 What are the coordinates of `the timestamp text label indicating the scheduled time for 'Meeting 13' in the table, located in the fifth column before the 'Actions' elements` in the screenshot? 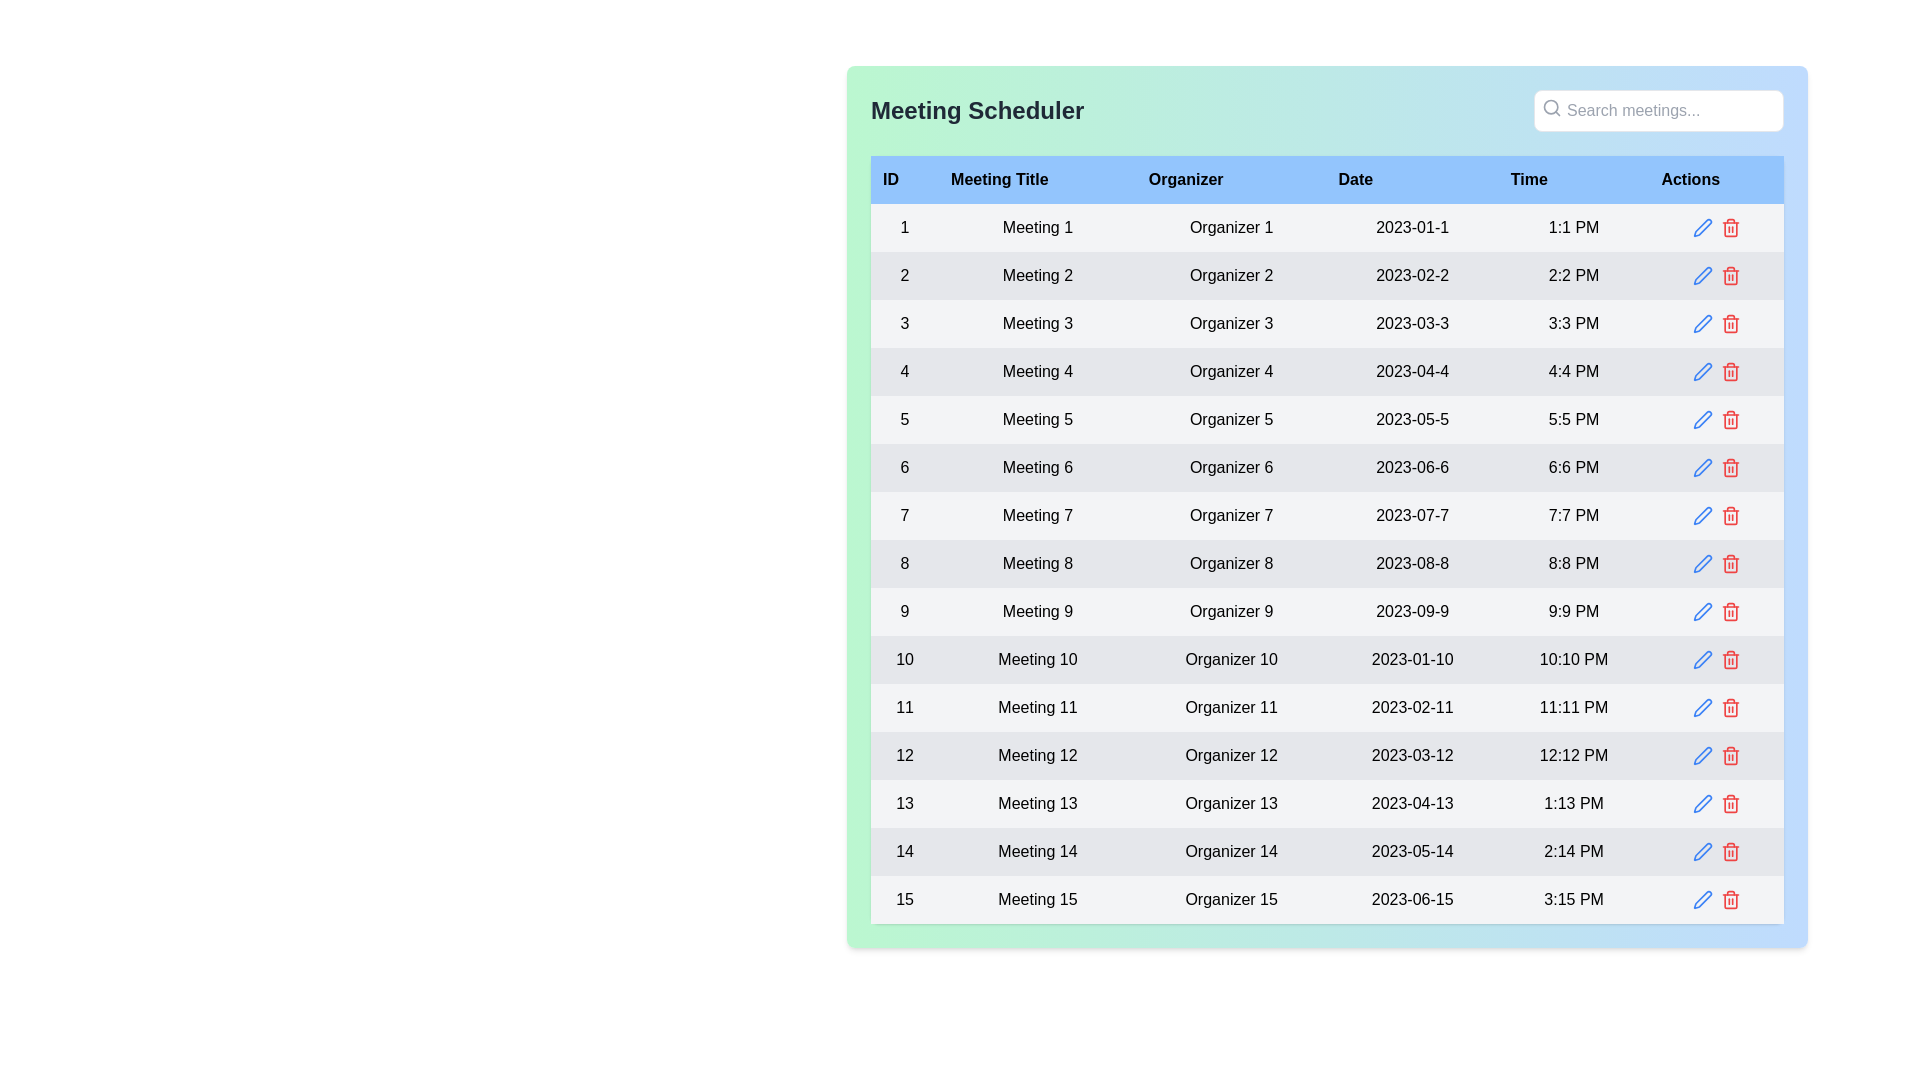 It's located at (1573, 802).